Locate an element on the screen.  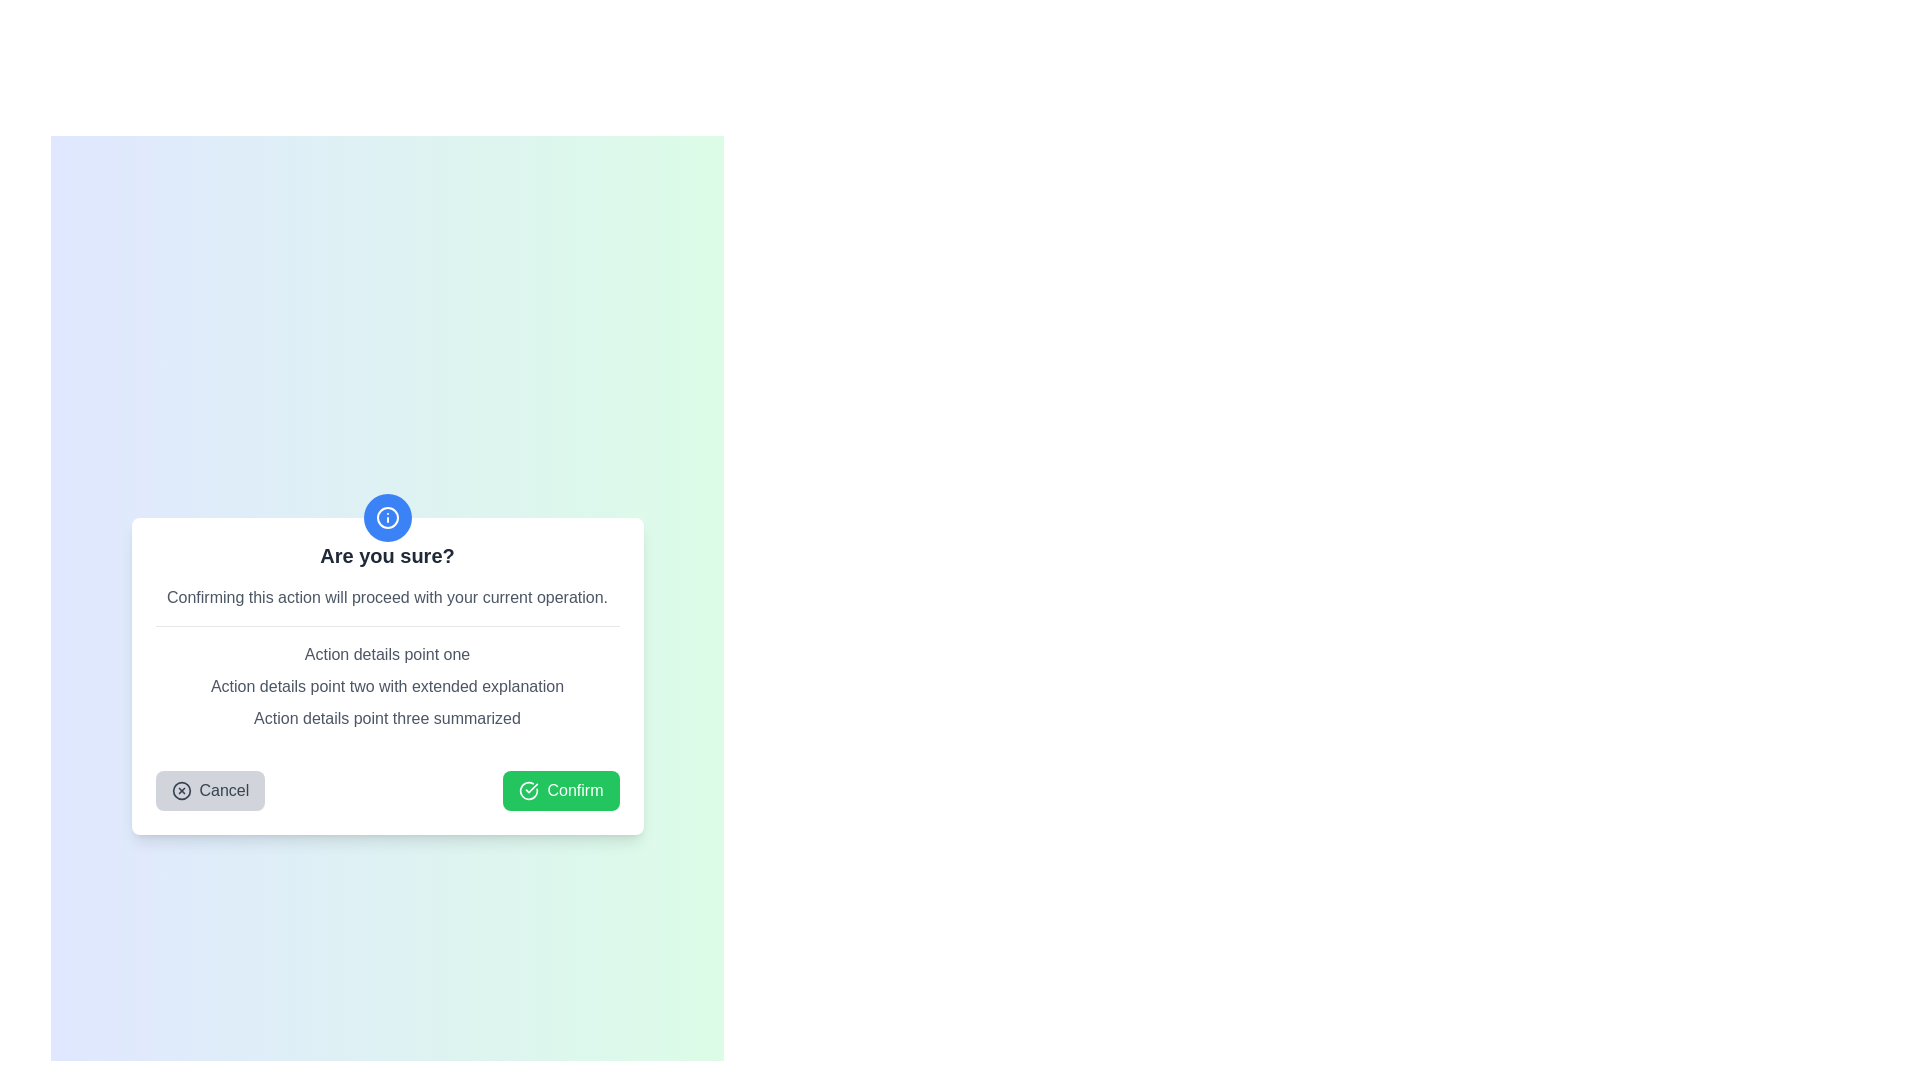
static text element located below the header 'Are you sure?' and above the action details in the centered modal box is located at coordinates (387, 596).